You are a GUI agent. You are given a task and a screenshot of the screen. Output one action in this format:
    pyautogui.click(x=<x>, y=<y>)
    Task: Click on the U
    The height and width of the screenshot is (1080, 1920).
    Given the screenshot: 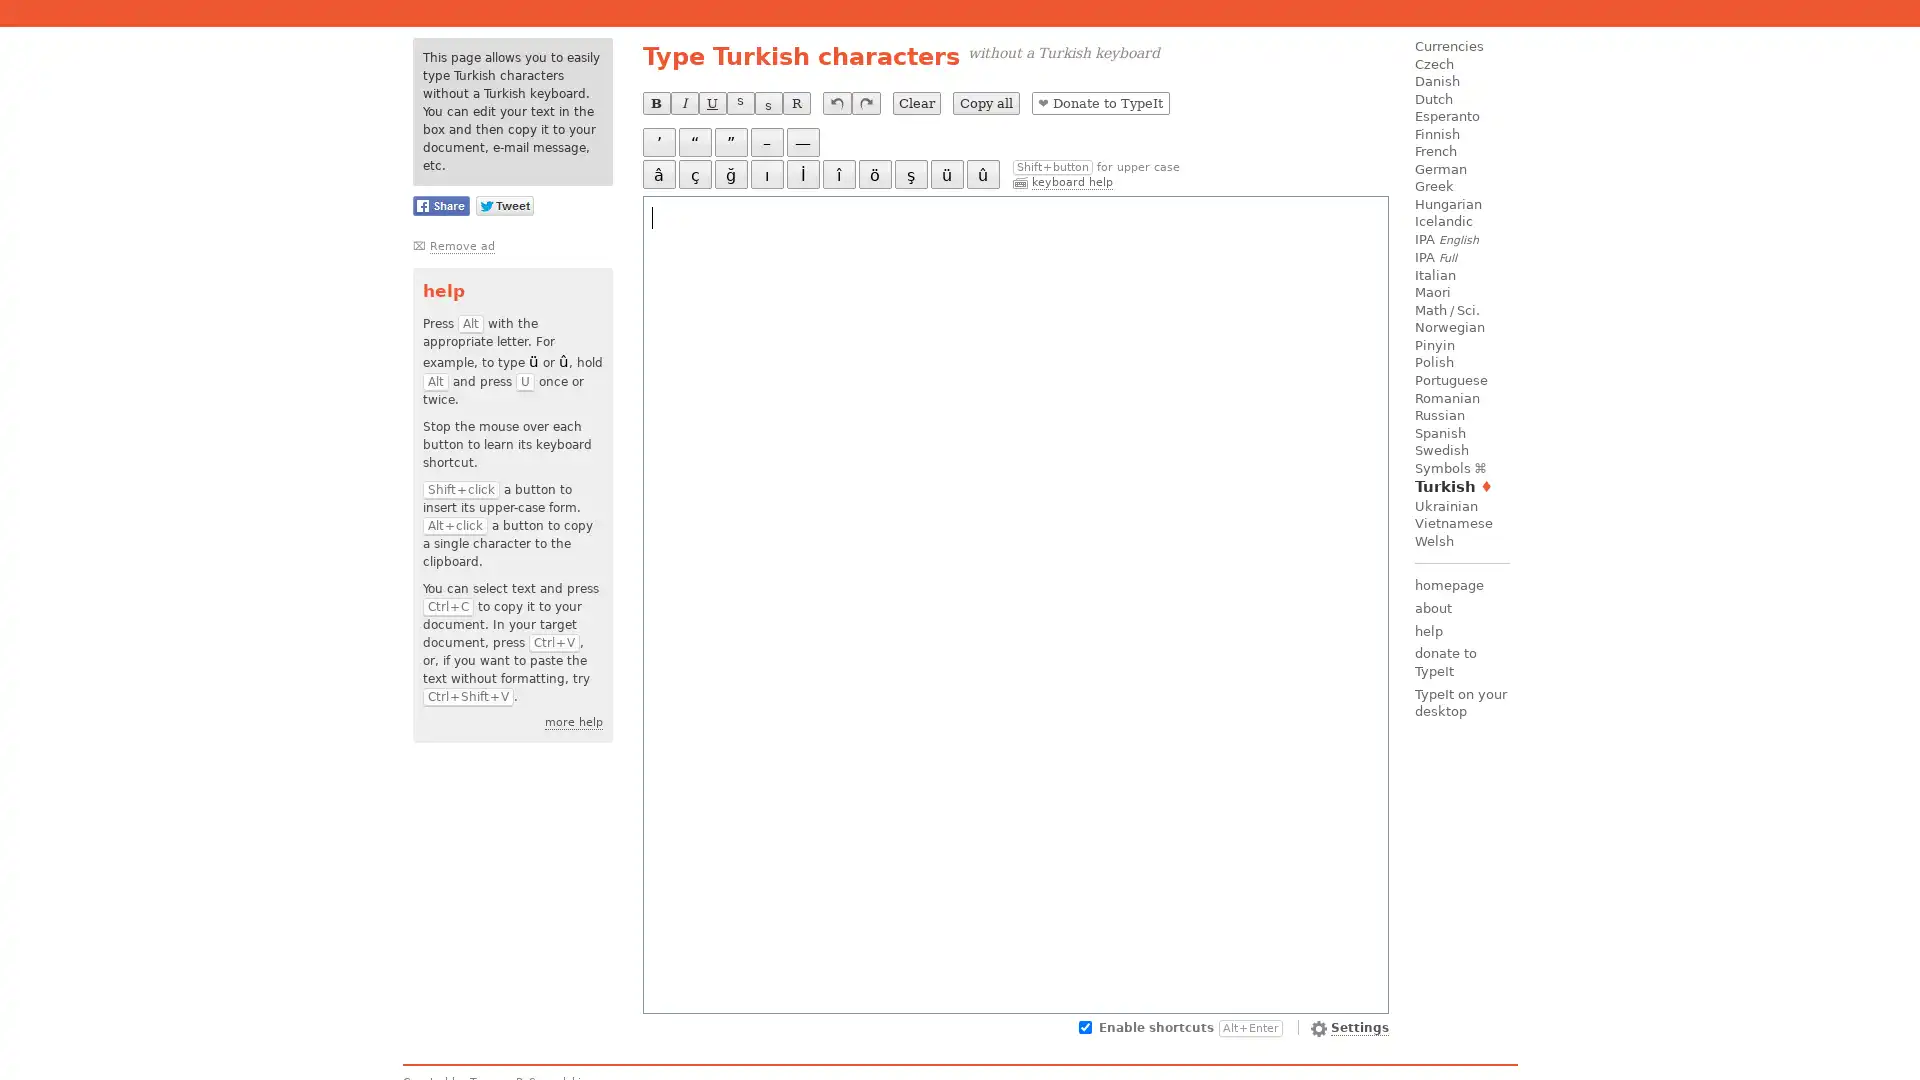 What is the action you would take?
    pyautogui.click(x=711, y=103)
    